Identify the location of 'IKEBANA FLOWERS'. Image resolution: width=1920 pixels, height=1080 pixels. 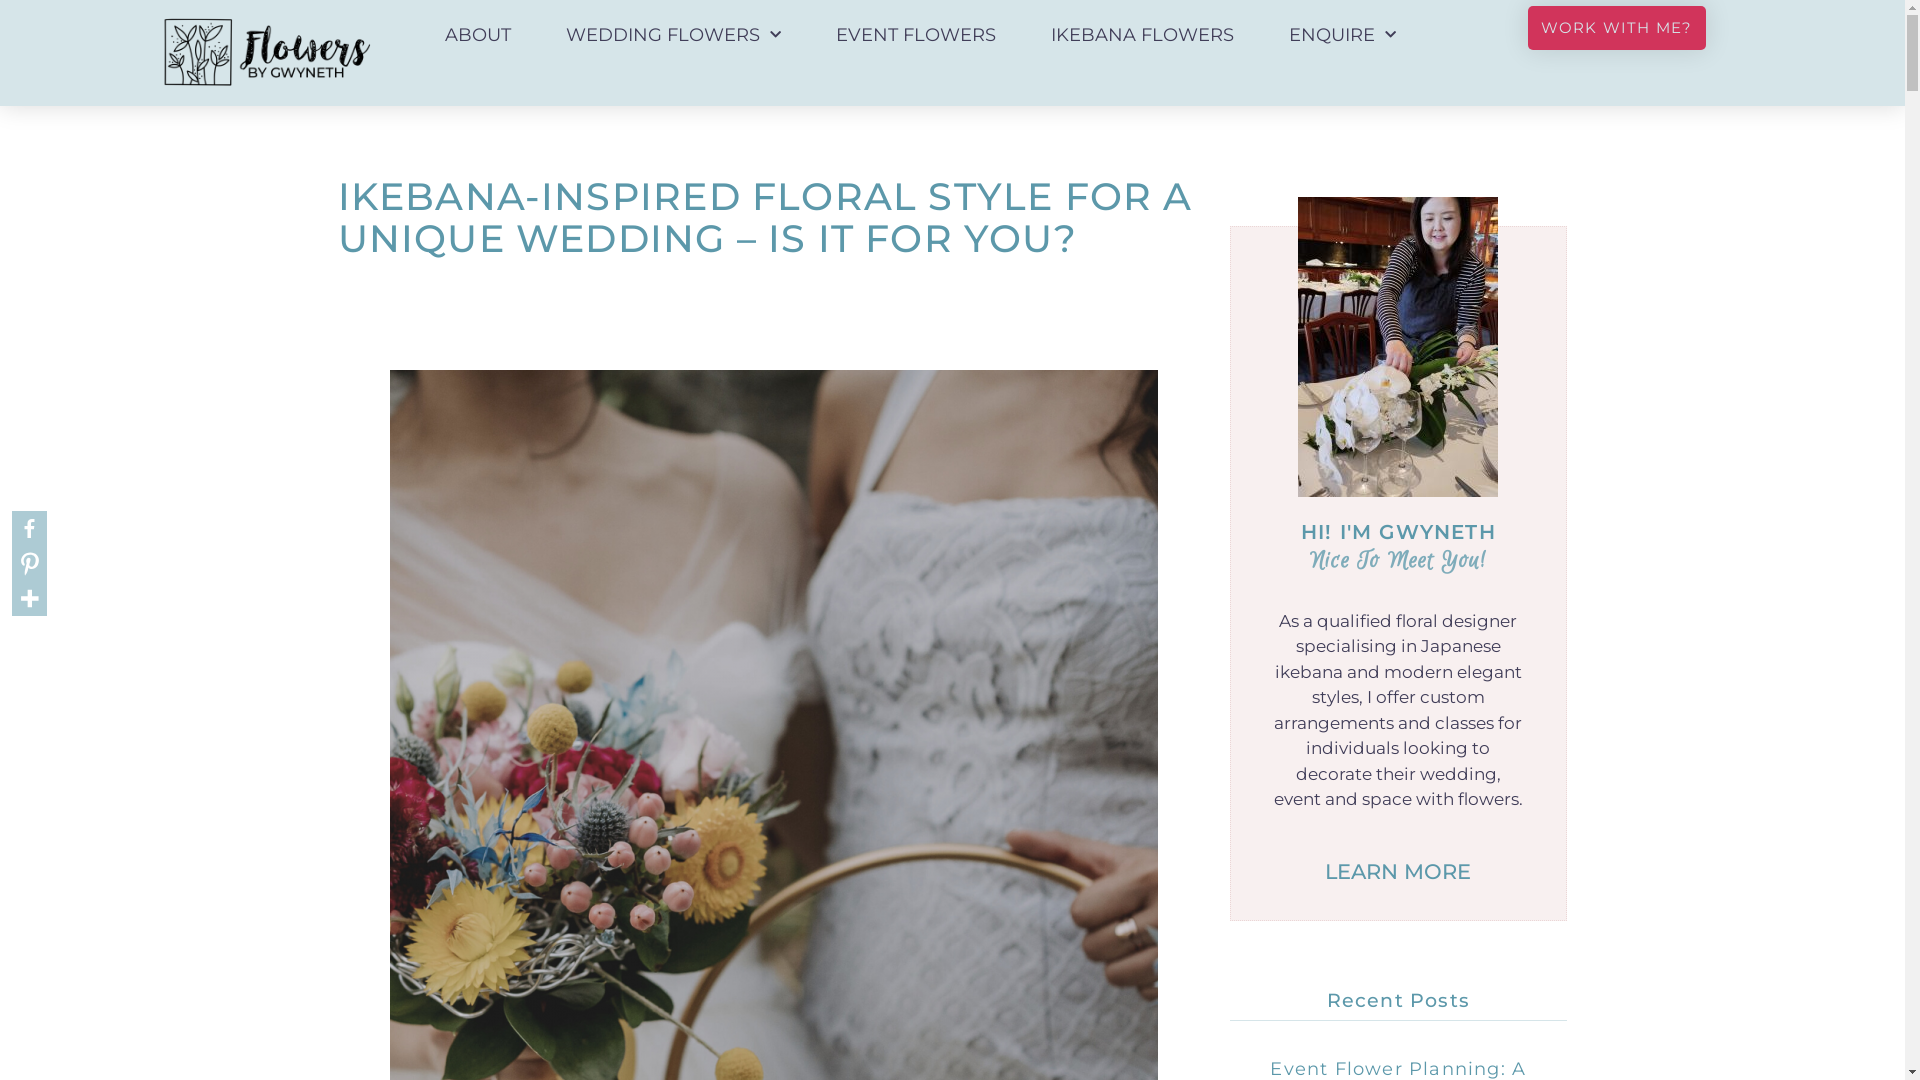
(1142, 34).